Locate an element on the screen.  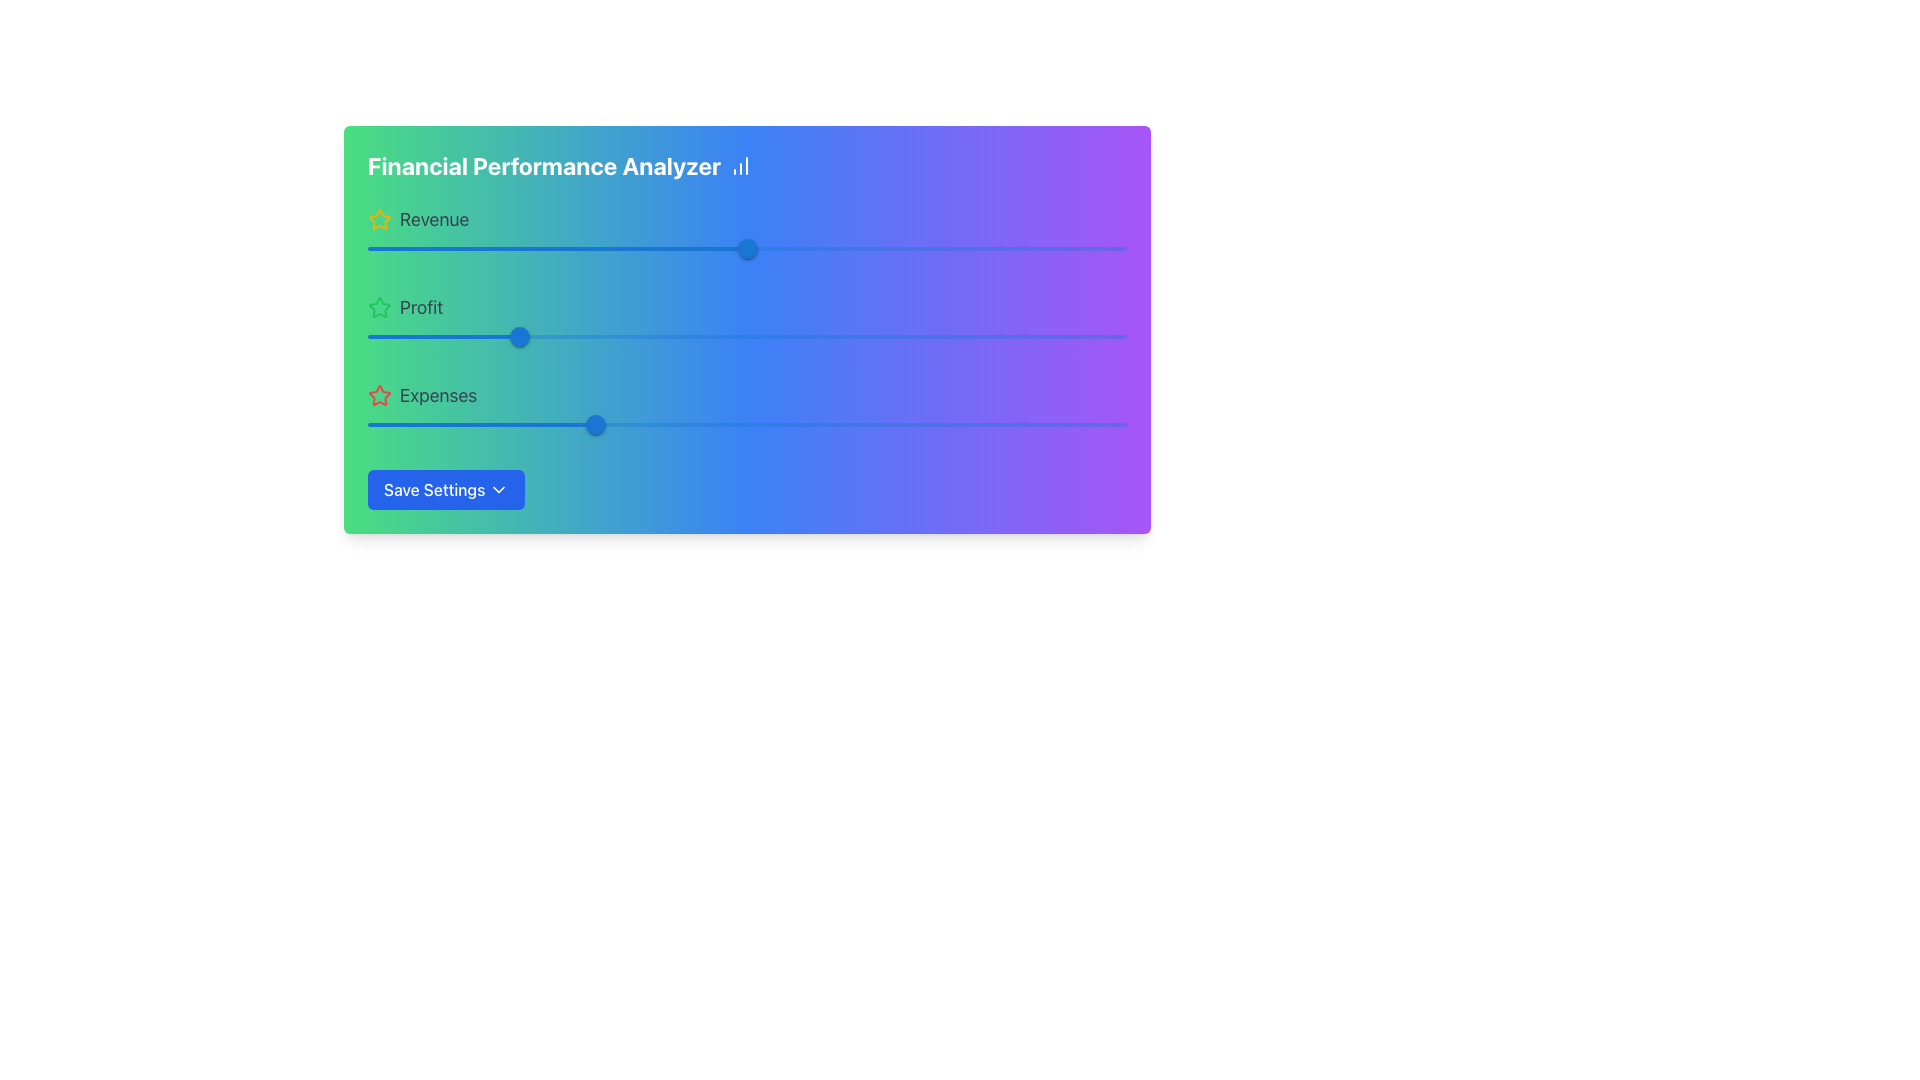
the profit slider is located at coordinates (1091, 335).